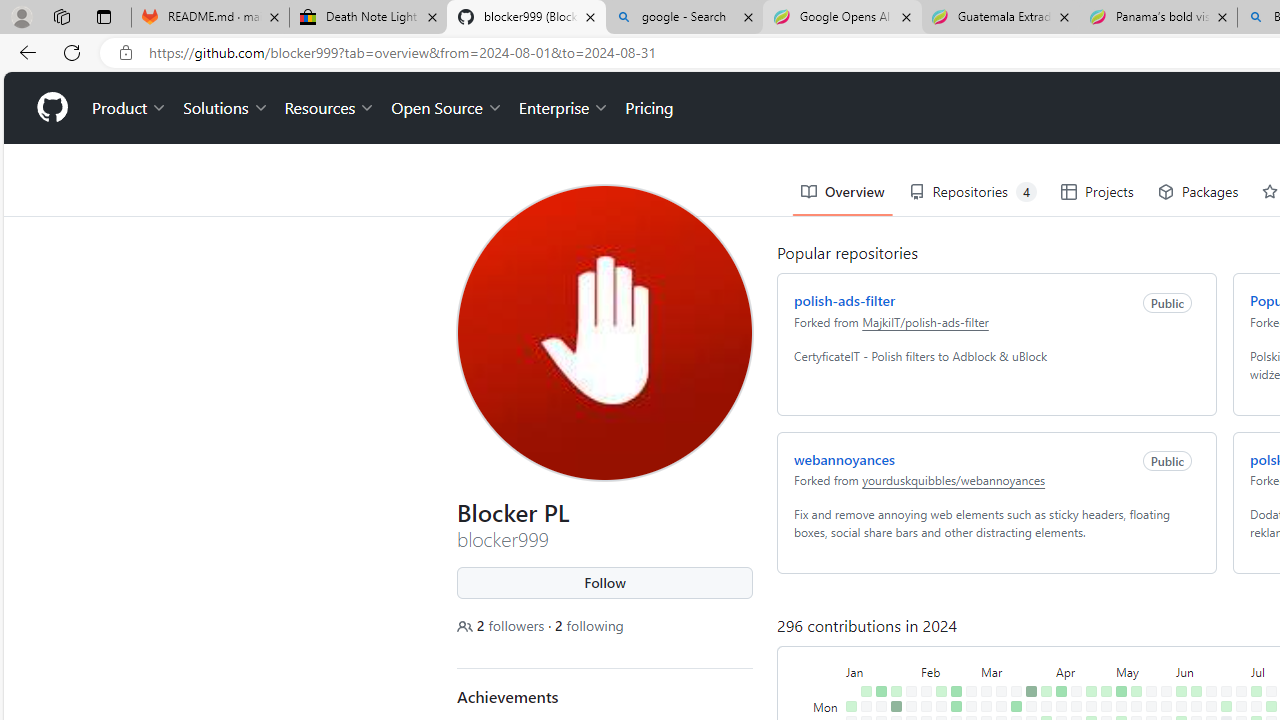 Image resolution: width=1280 pixels, height=720 pixels. Describe the element at coordinates (125, 52) in the screenshot. I see `'View site information'` at that location.